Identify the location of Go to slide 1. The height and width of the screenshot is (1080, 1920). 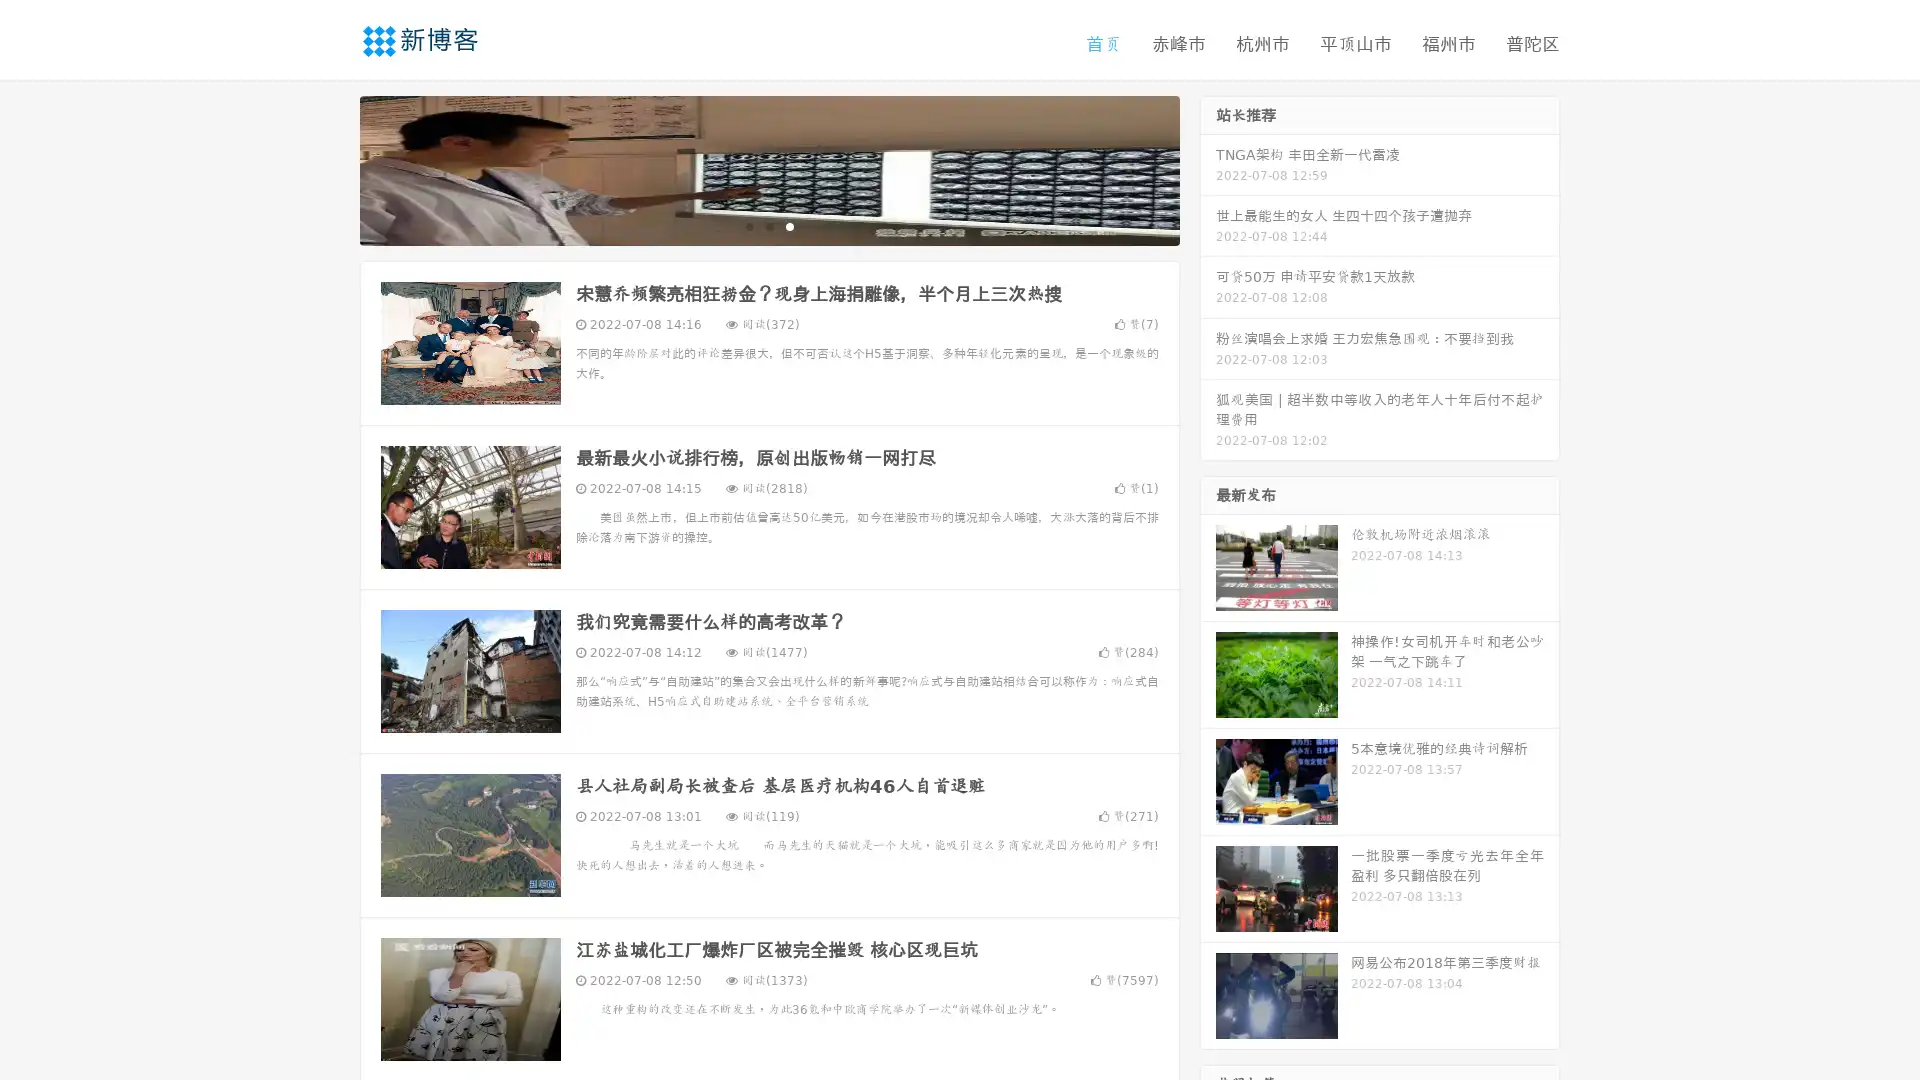
(748, 225).